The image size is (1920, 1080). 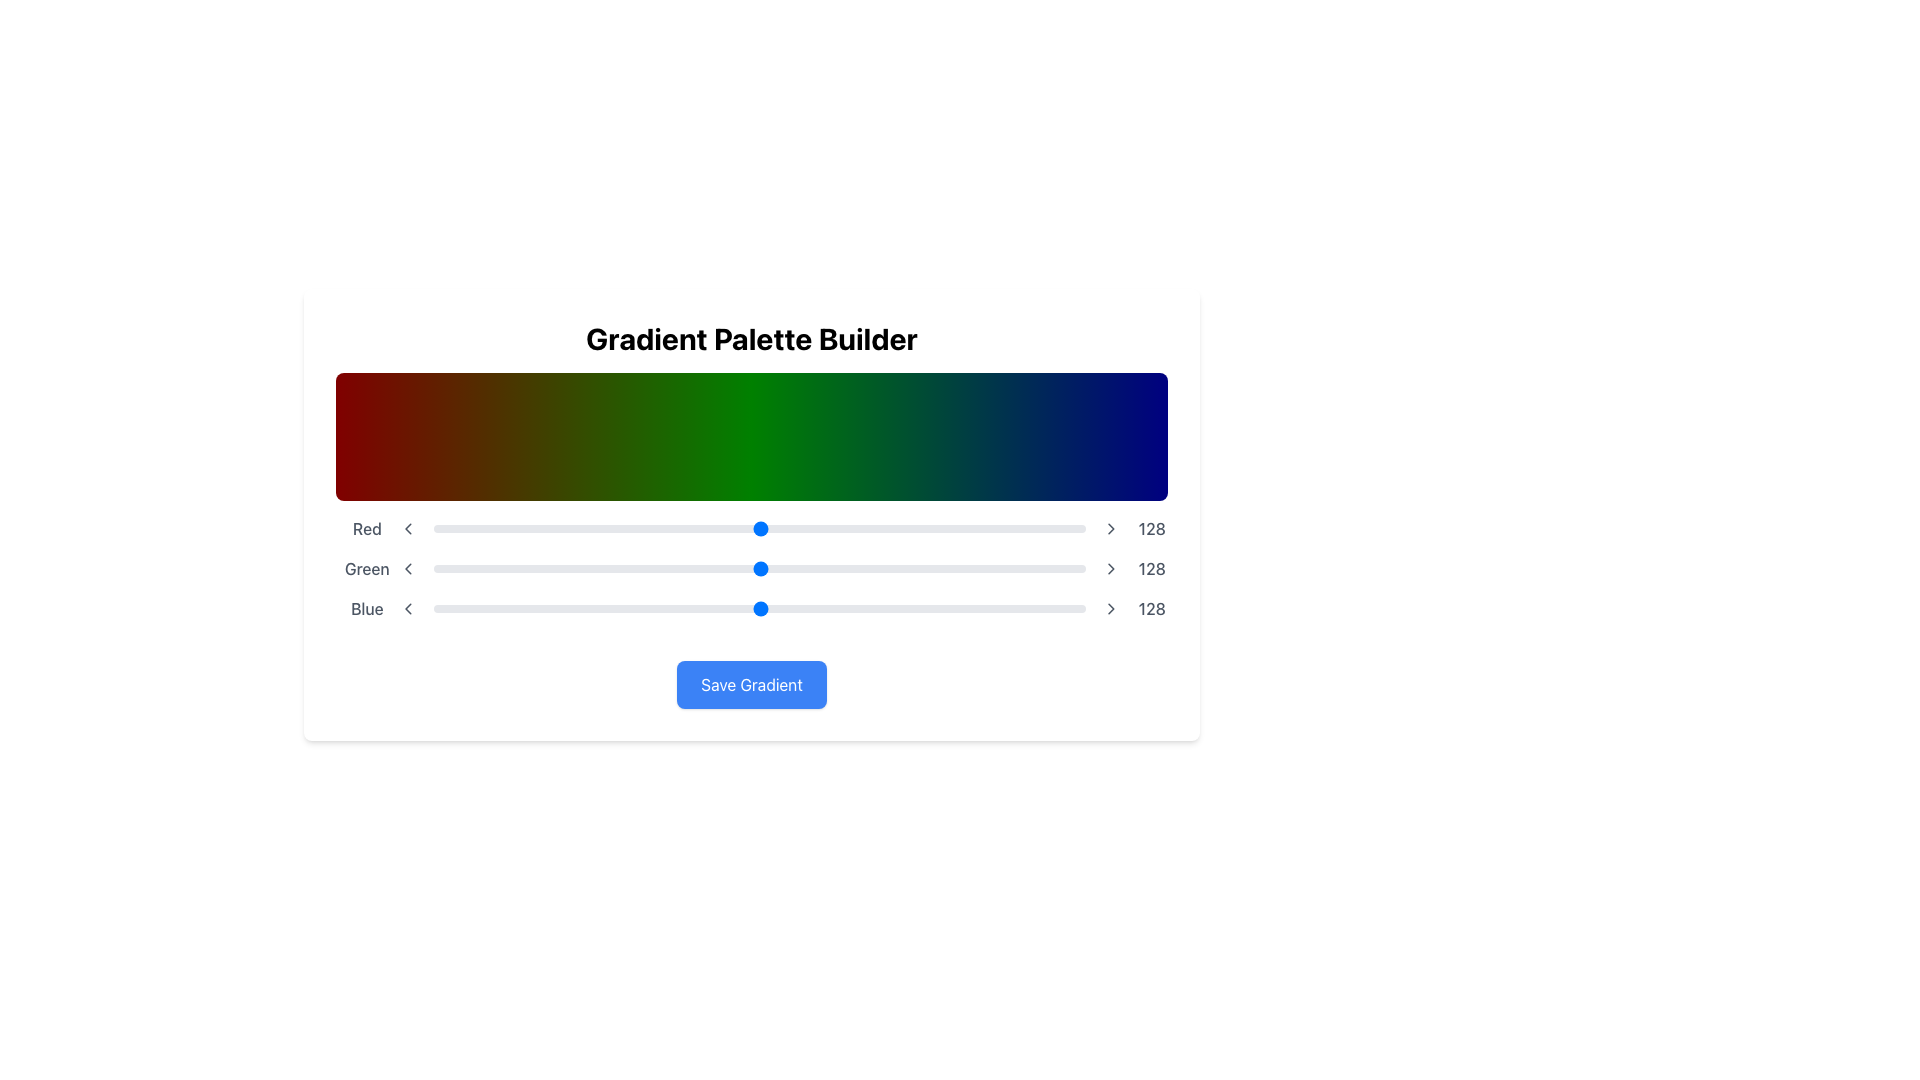 What do you see at coordinates (510, 604) in the screenshot?
I see `the blue color intensity` at bounding box center [510, 604].